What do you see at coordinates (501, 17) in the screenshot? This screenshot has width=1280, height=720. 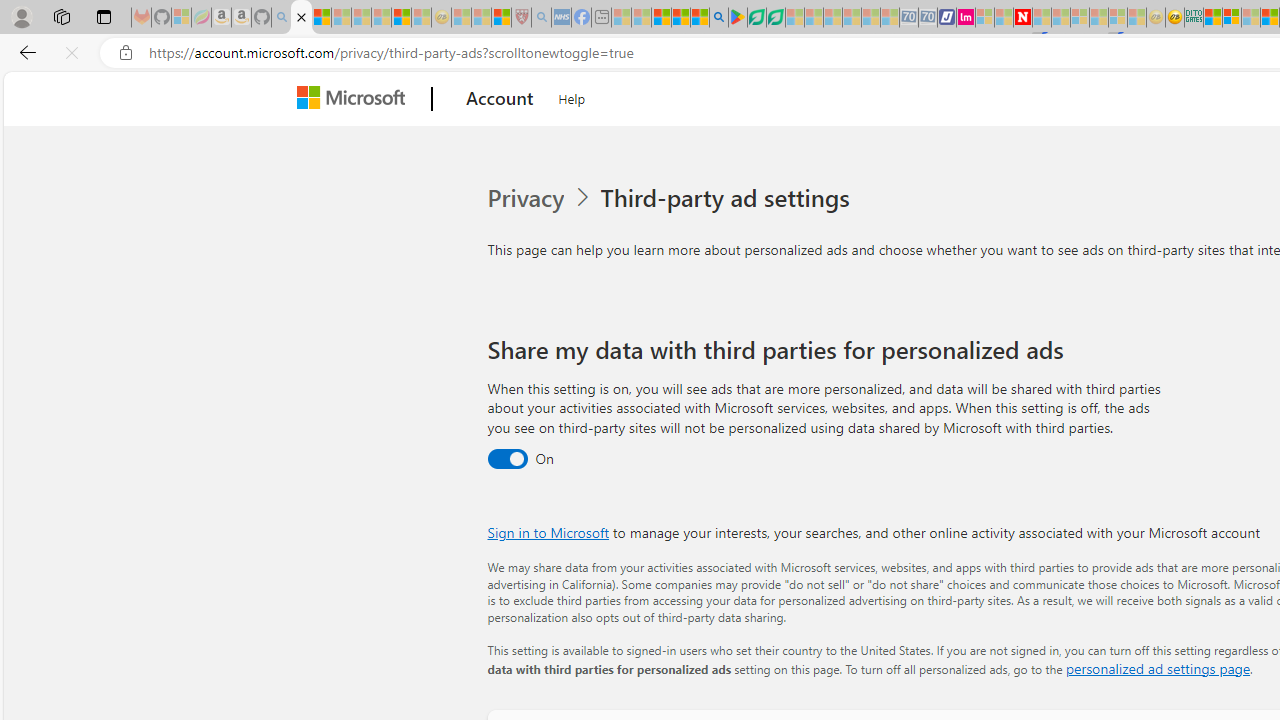 I see `'Local - MSN'` at bounding box center [501, 17].